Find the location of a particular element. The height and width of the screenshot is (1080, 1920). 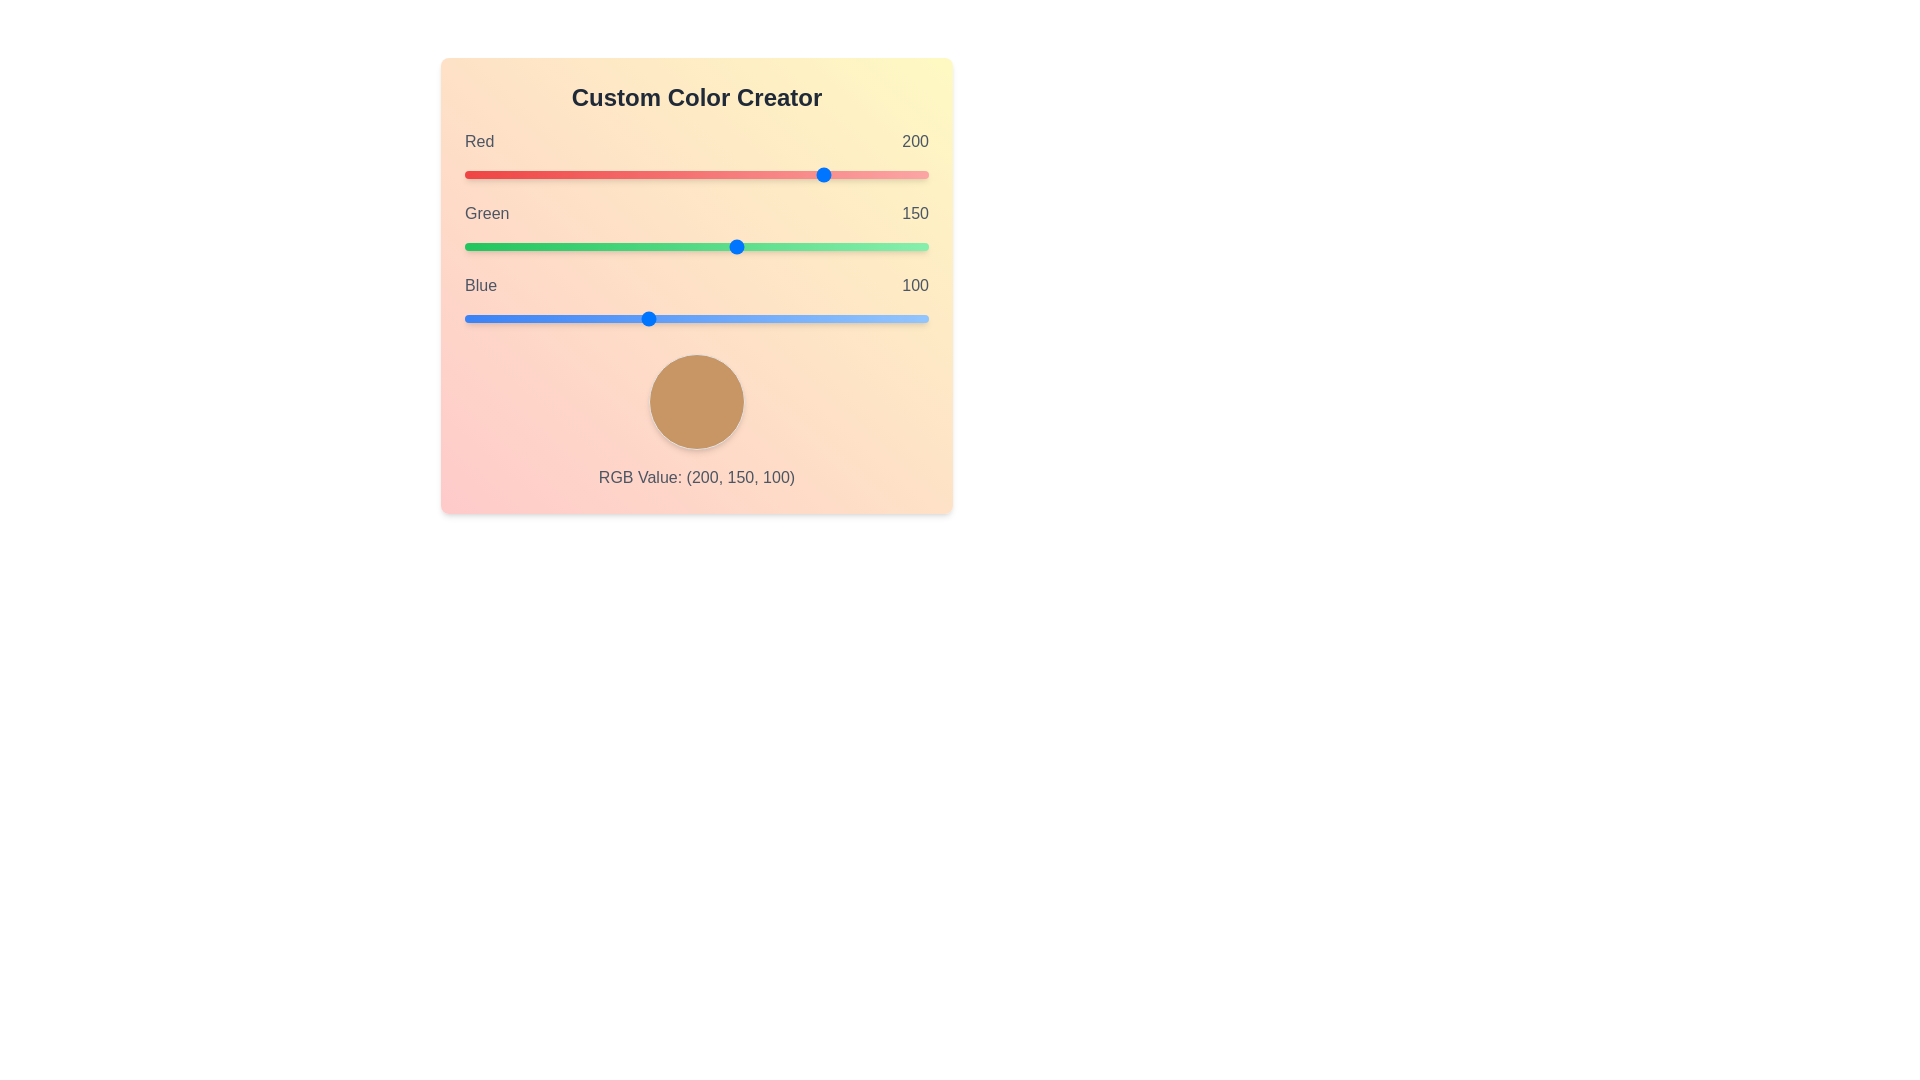

the red slider to set the red value to 31 is located at coordinates (521, 173).